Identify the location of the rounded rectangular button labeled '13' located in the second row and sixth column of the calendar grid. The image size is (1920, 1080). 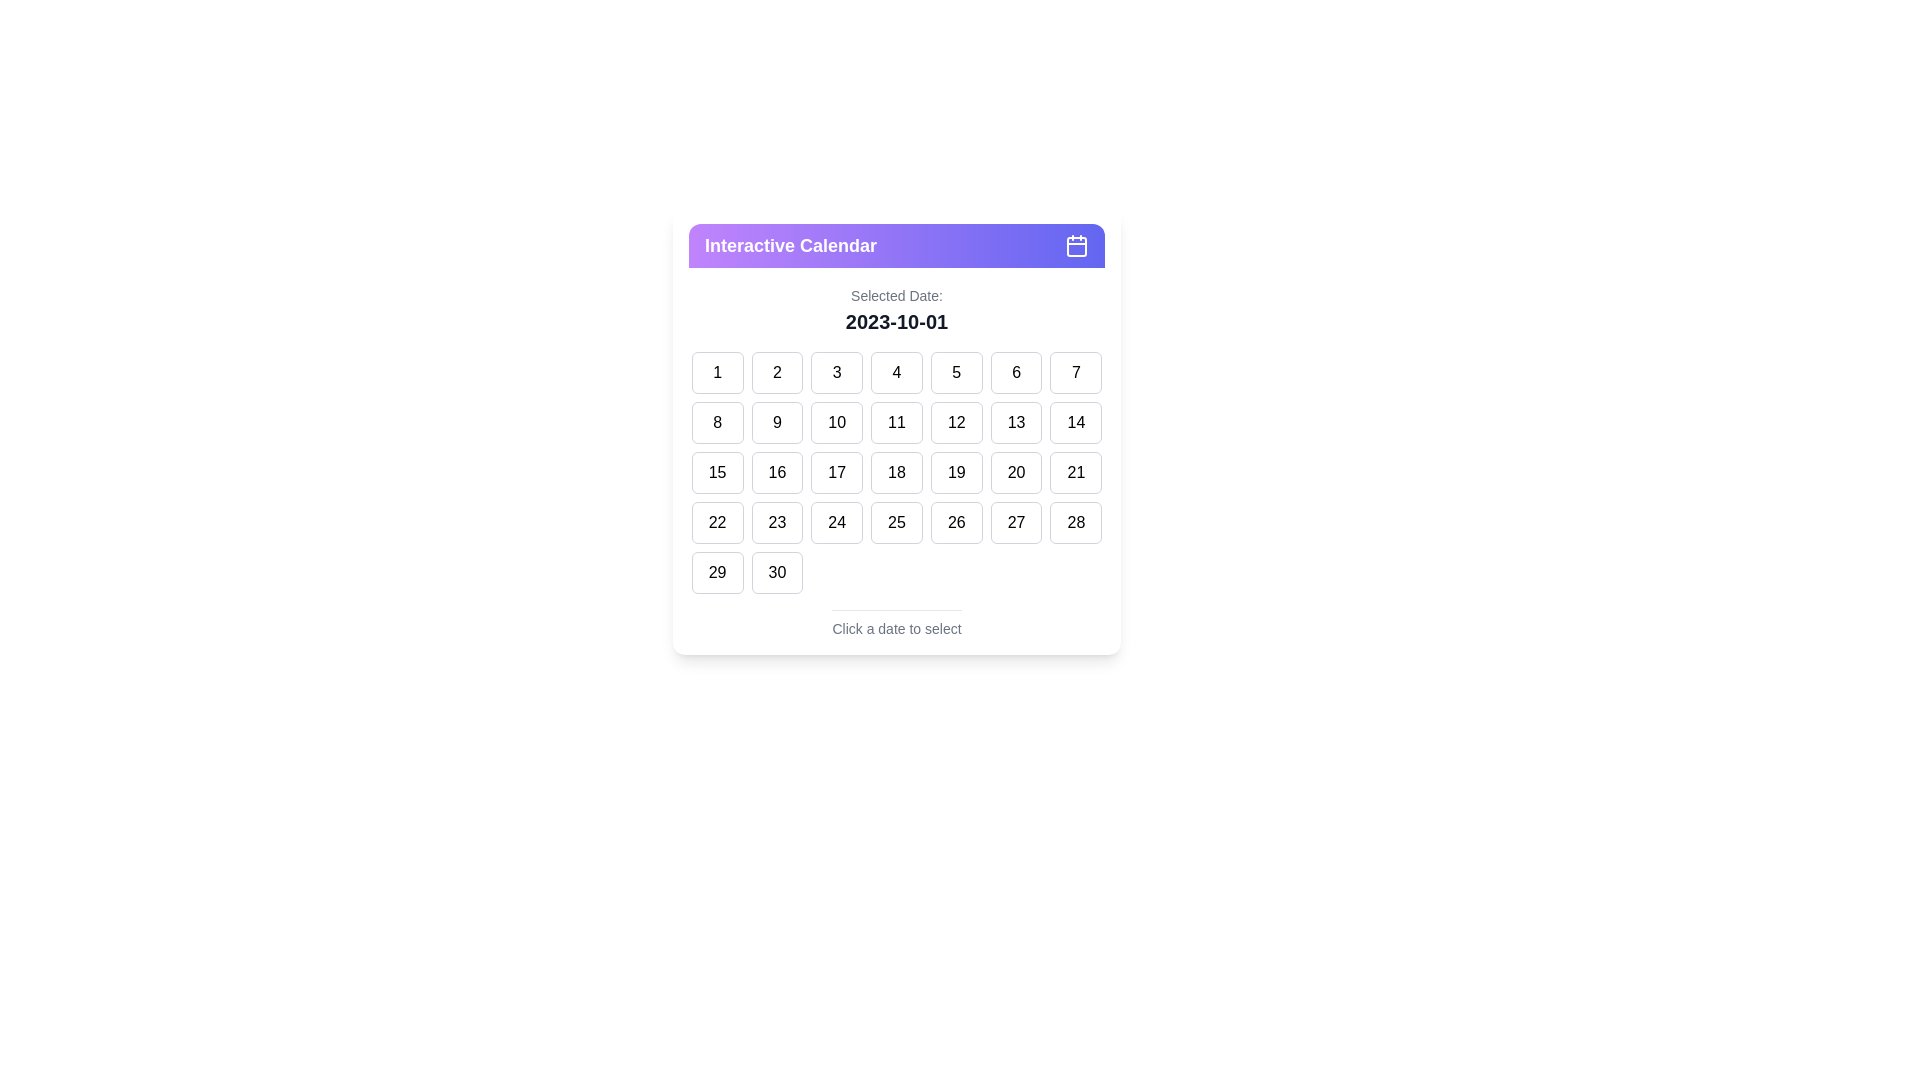
(1016, 422).